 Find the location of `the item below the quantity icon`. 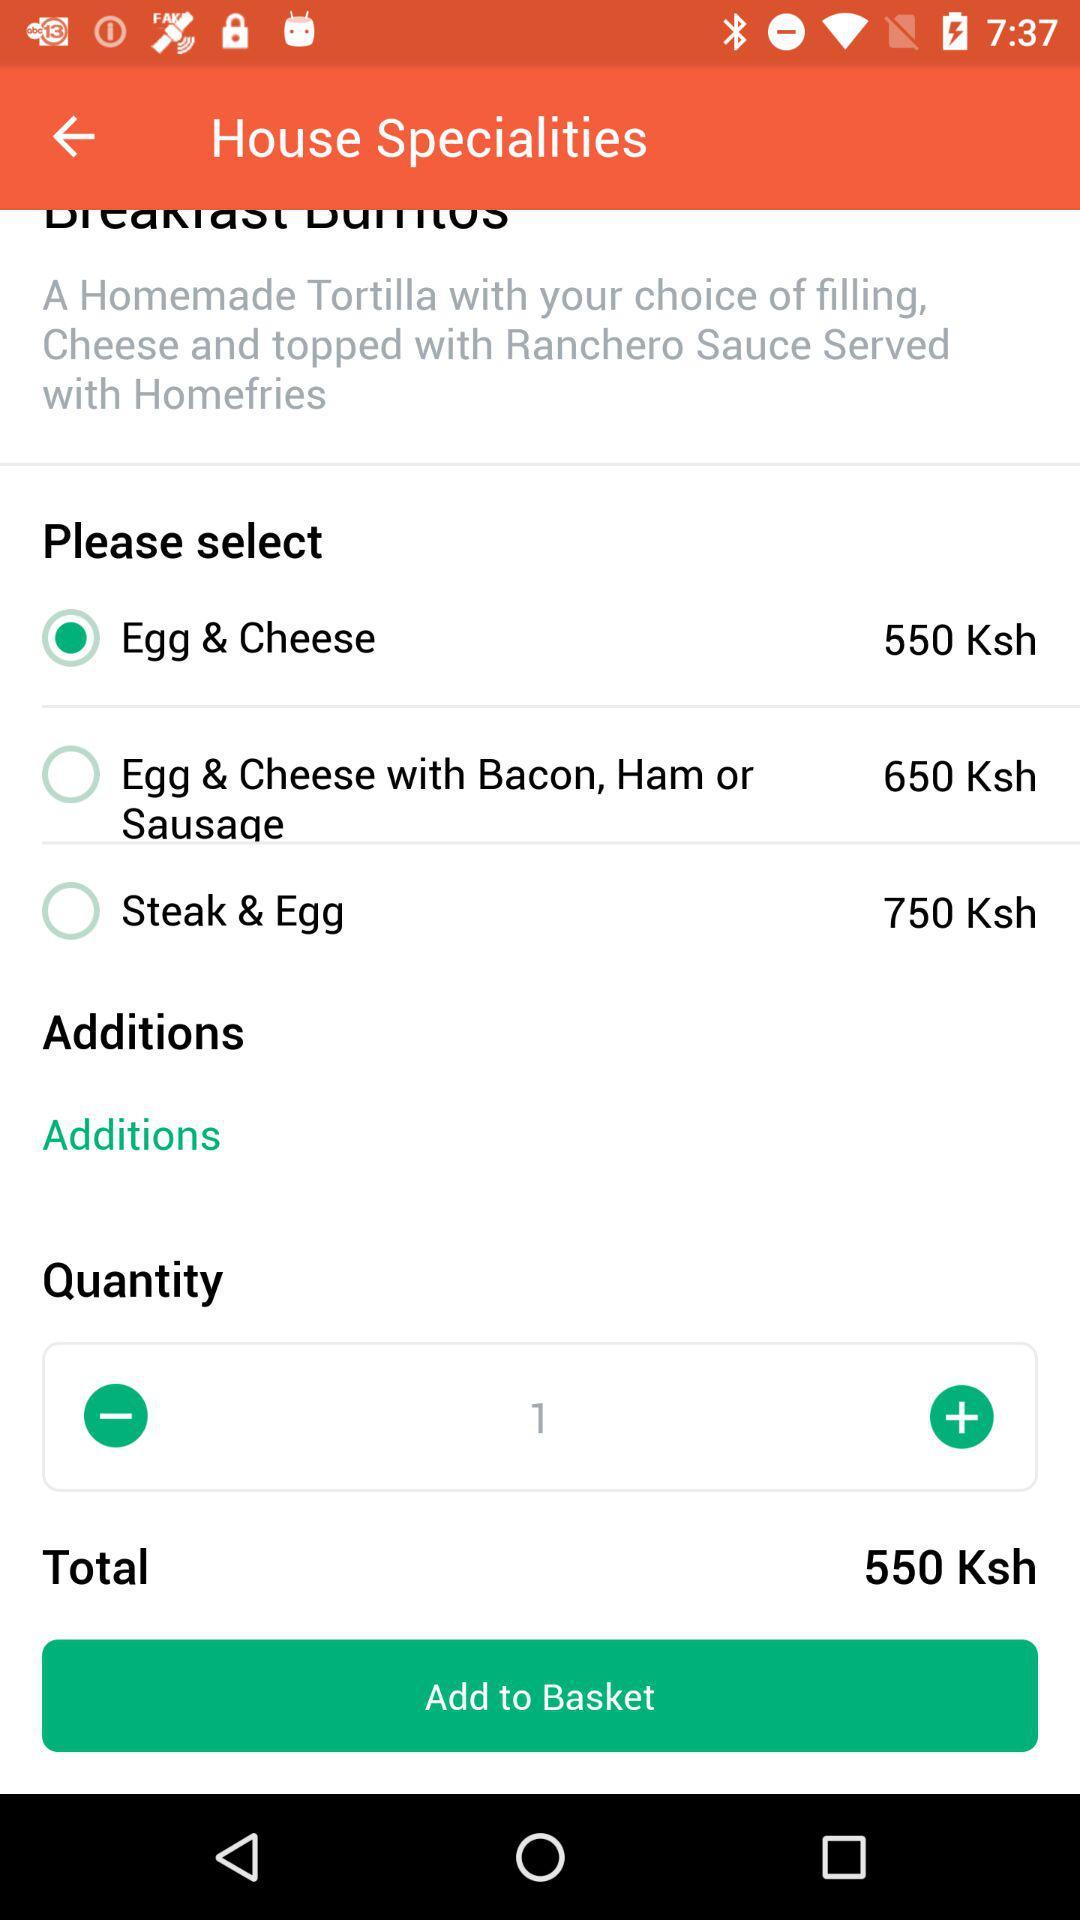

the item below the quantity icon is located at coordinates (116, 1415).